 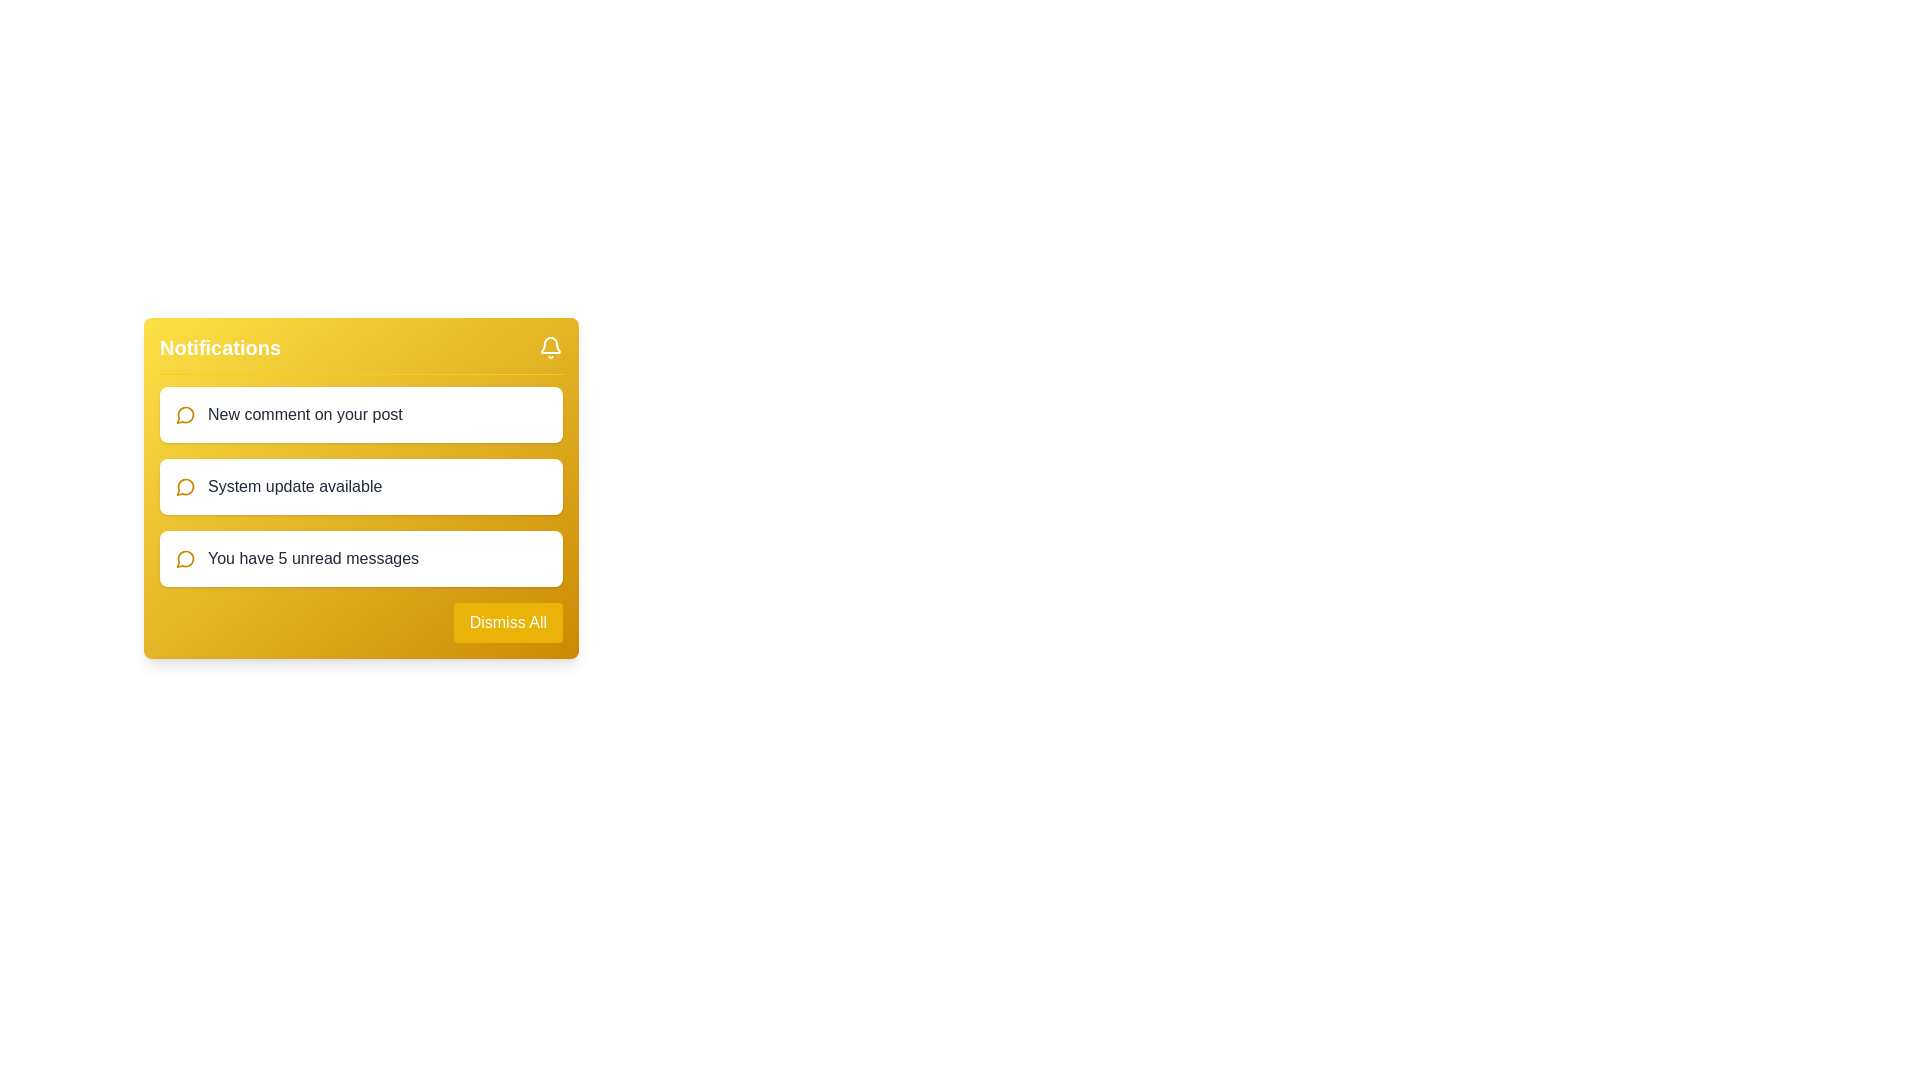 What do you see at coordinates (361, 508) in the screenshot?
I see `the second notification item that reads 'System update available' within the Notifications panel` at bounding box center [361, 508].